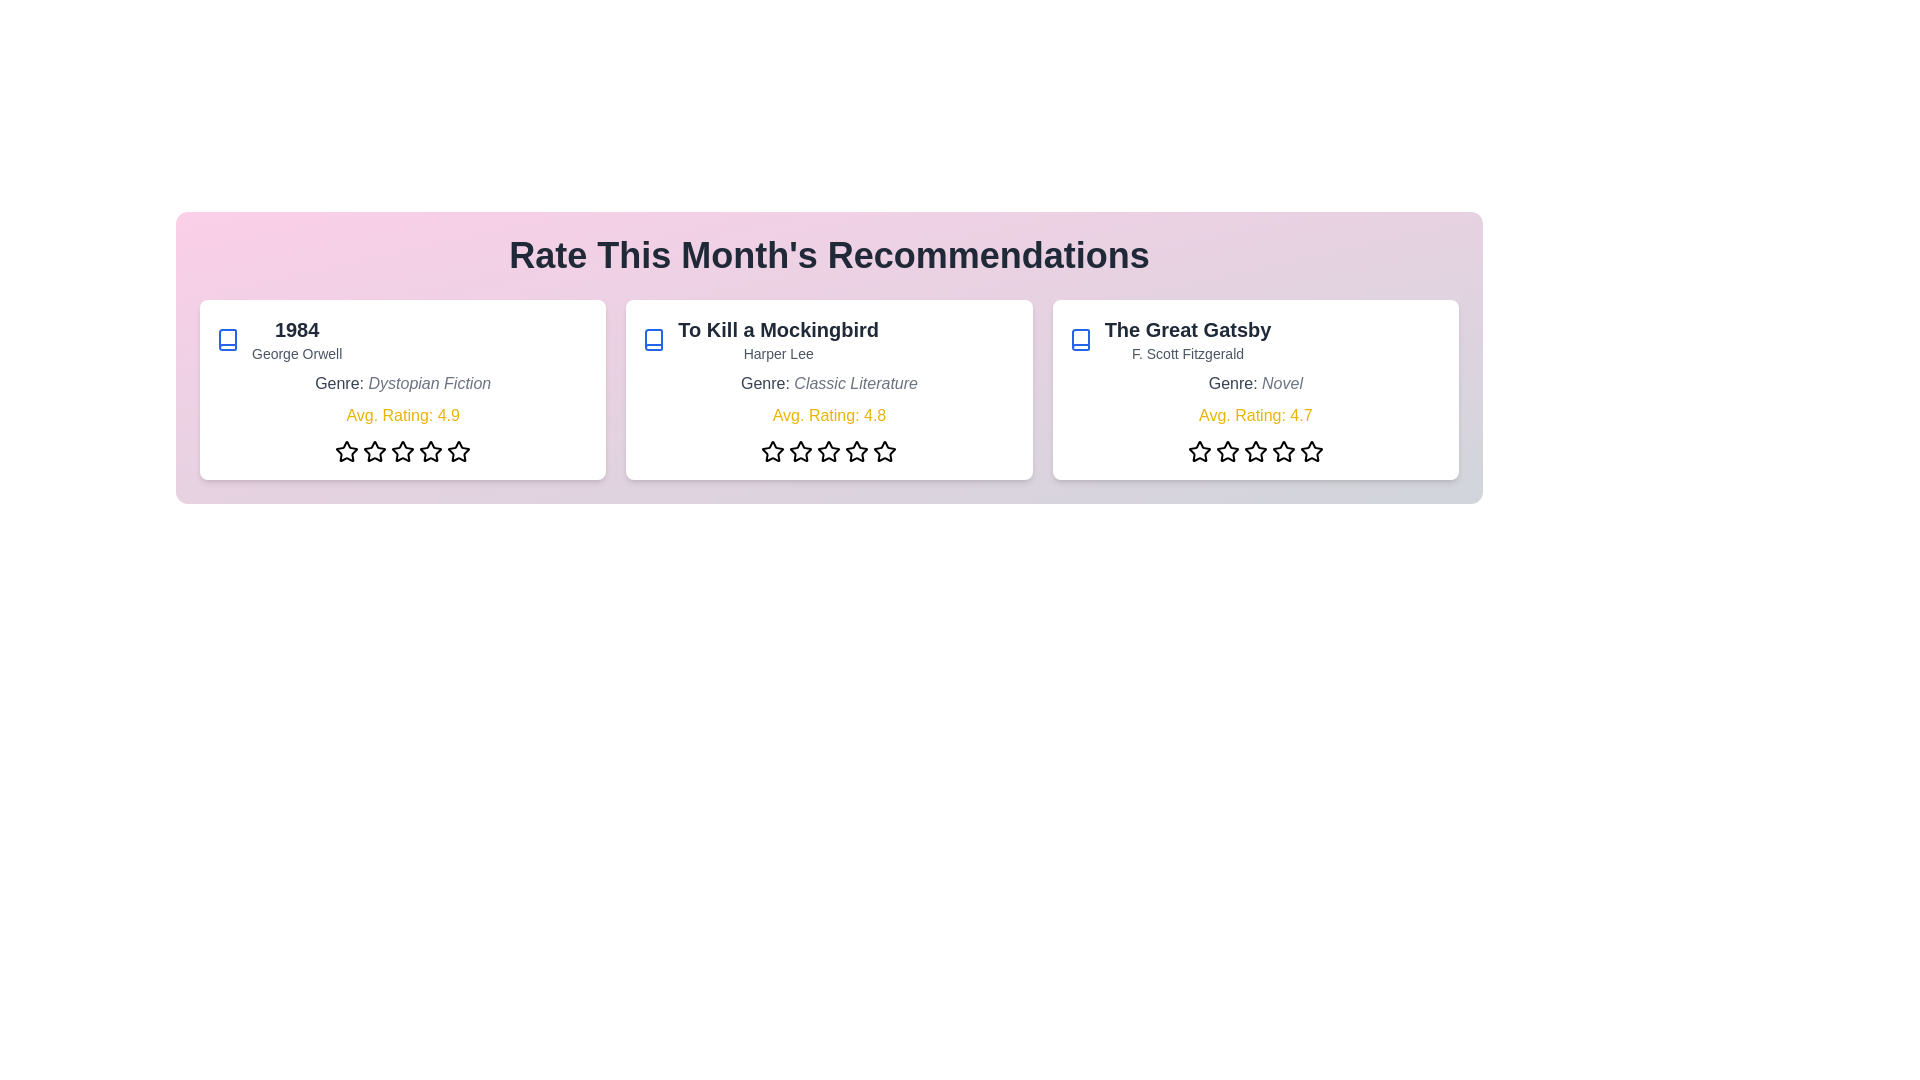  I want to click on the book card for 'To Kill a Mockingbird', so click(829, 389).